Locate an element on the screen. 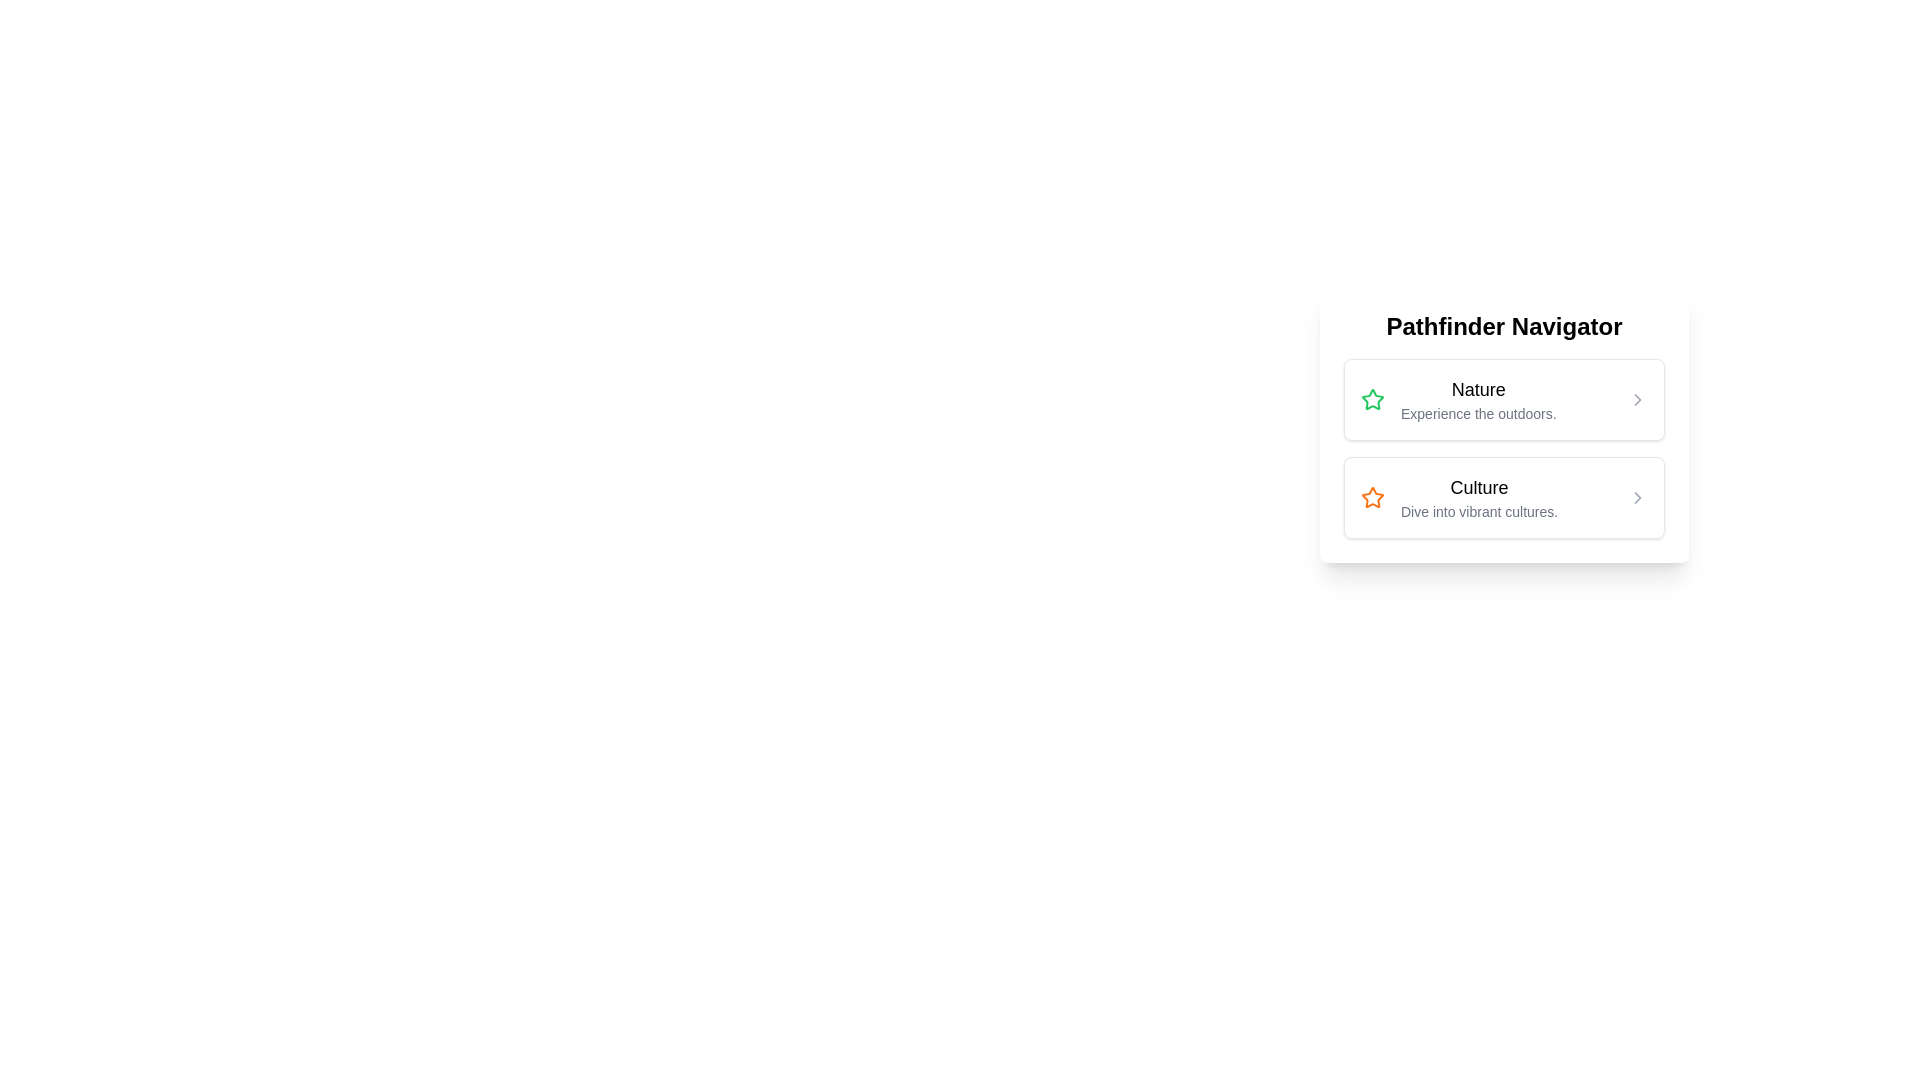 The image size is (1920, 1080). the 'Culture' list item with an icon and descriptive text is located at coordinates (1459, 496).